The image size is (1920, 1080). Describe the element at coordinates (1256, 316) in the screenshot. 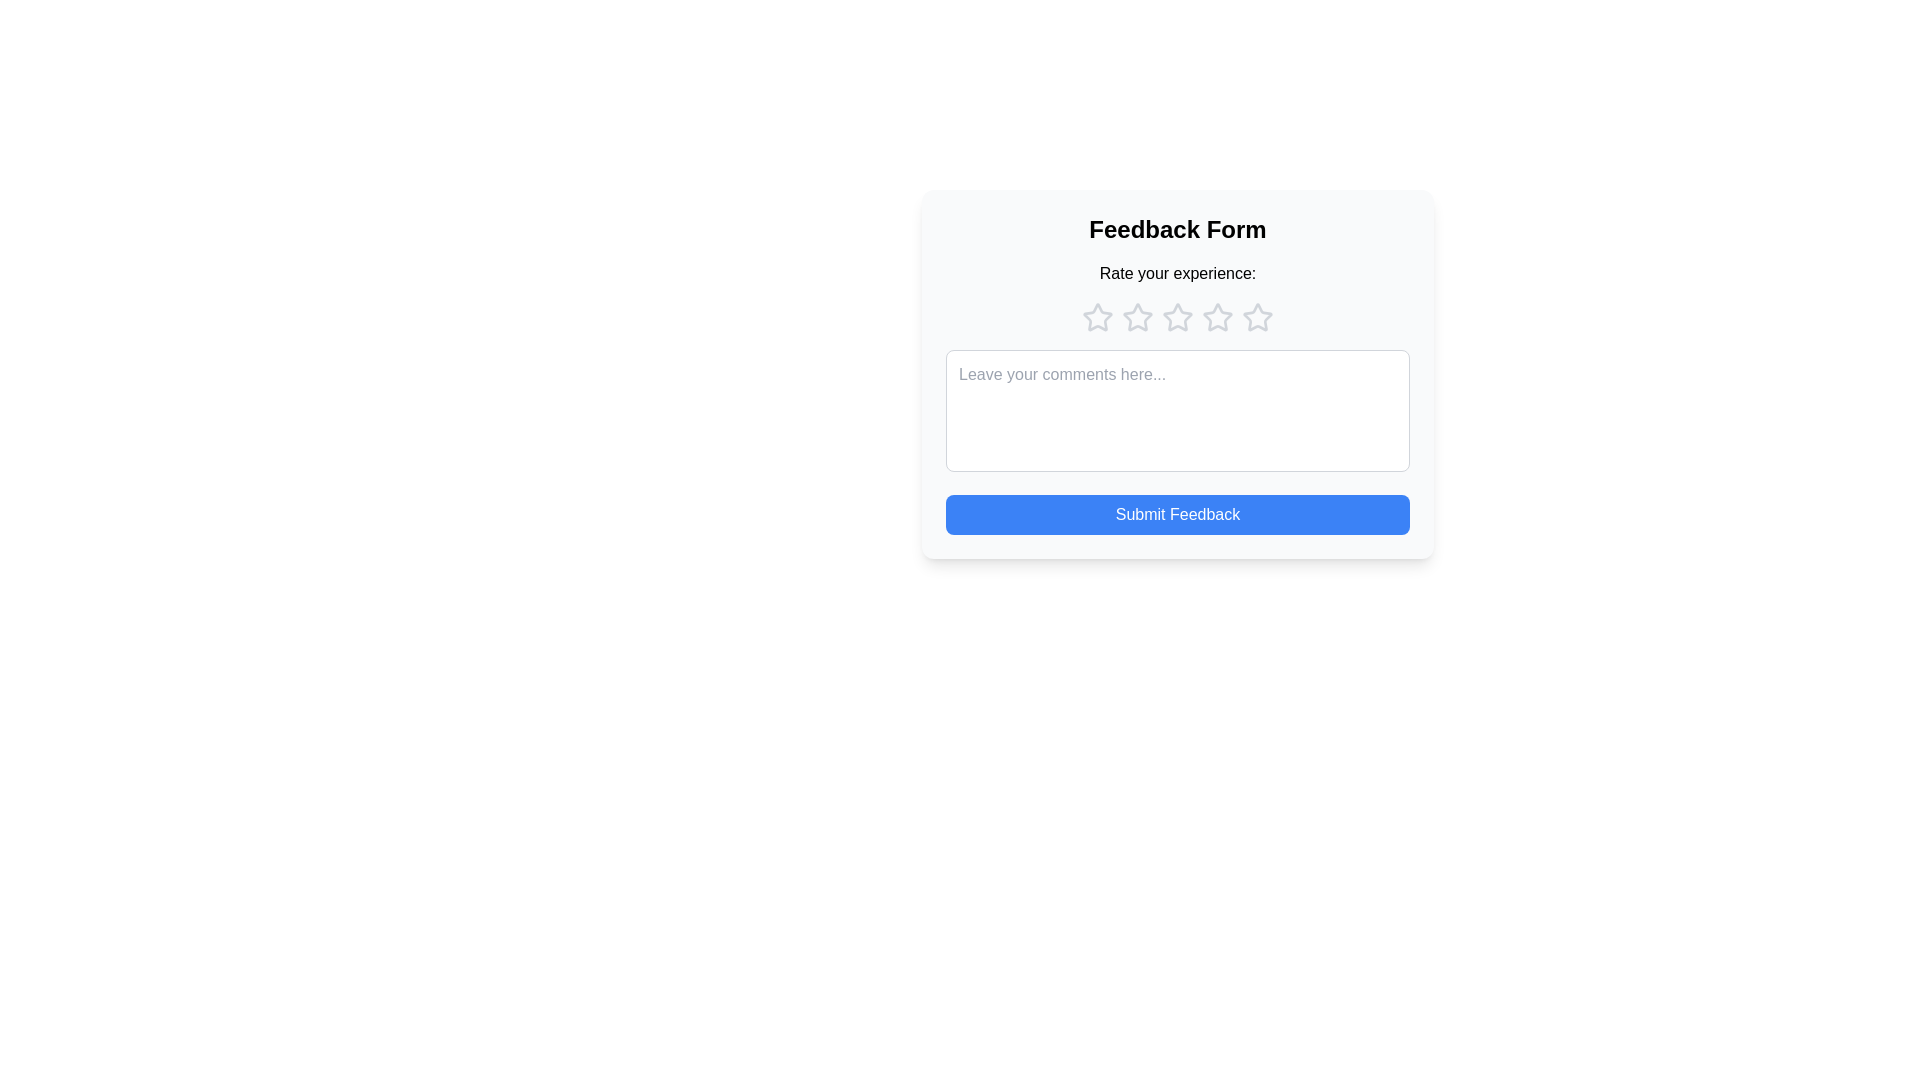

I see `the fifth rating star icon, which is a hollow star-shaped icon styled in light gray` at that location.